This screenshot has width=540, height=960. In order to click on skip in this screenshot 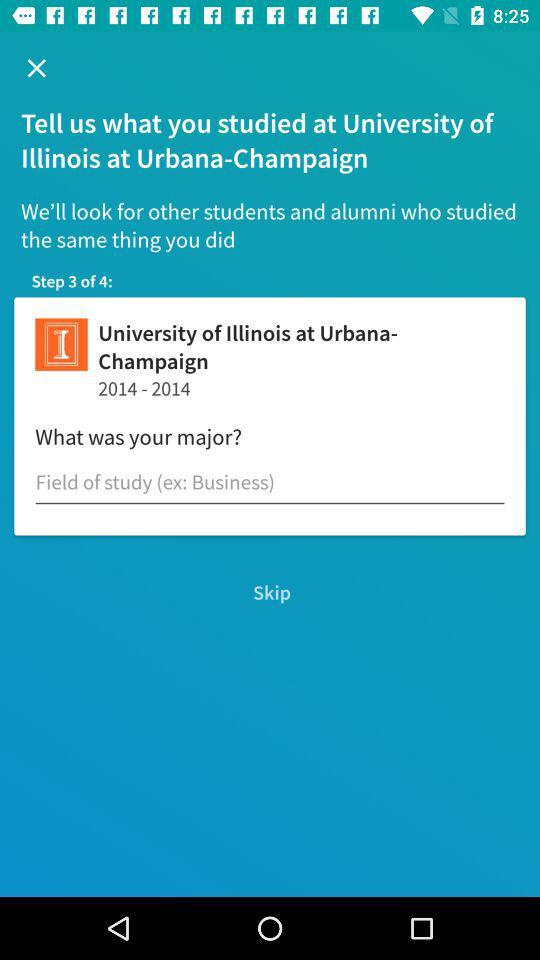, I will do `click(270, 592)`.